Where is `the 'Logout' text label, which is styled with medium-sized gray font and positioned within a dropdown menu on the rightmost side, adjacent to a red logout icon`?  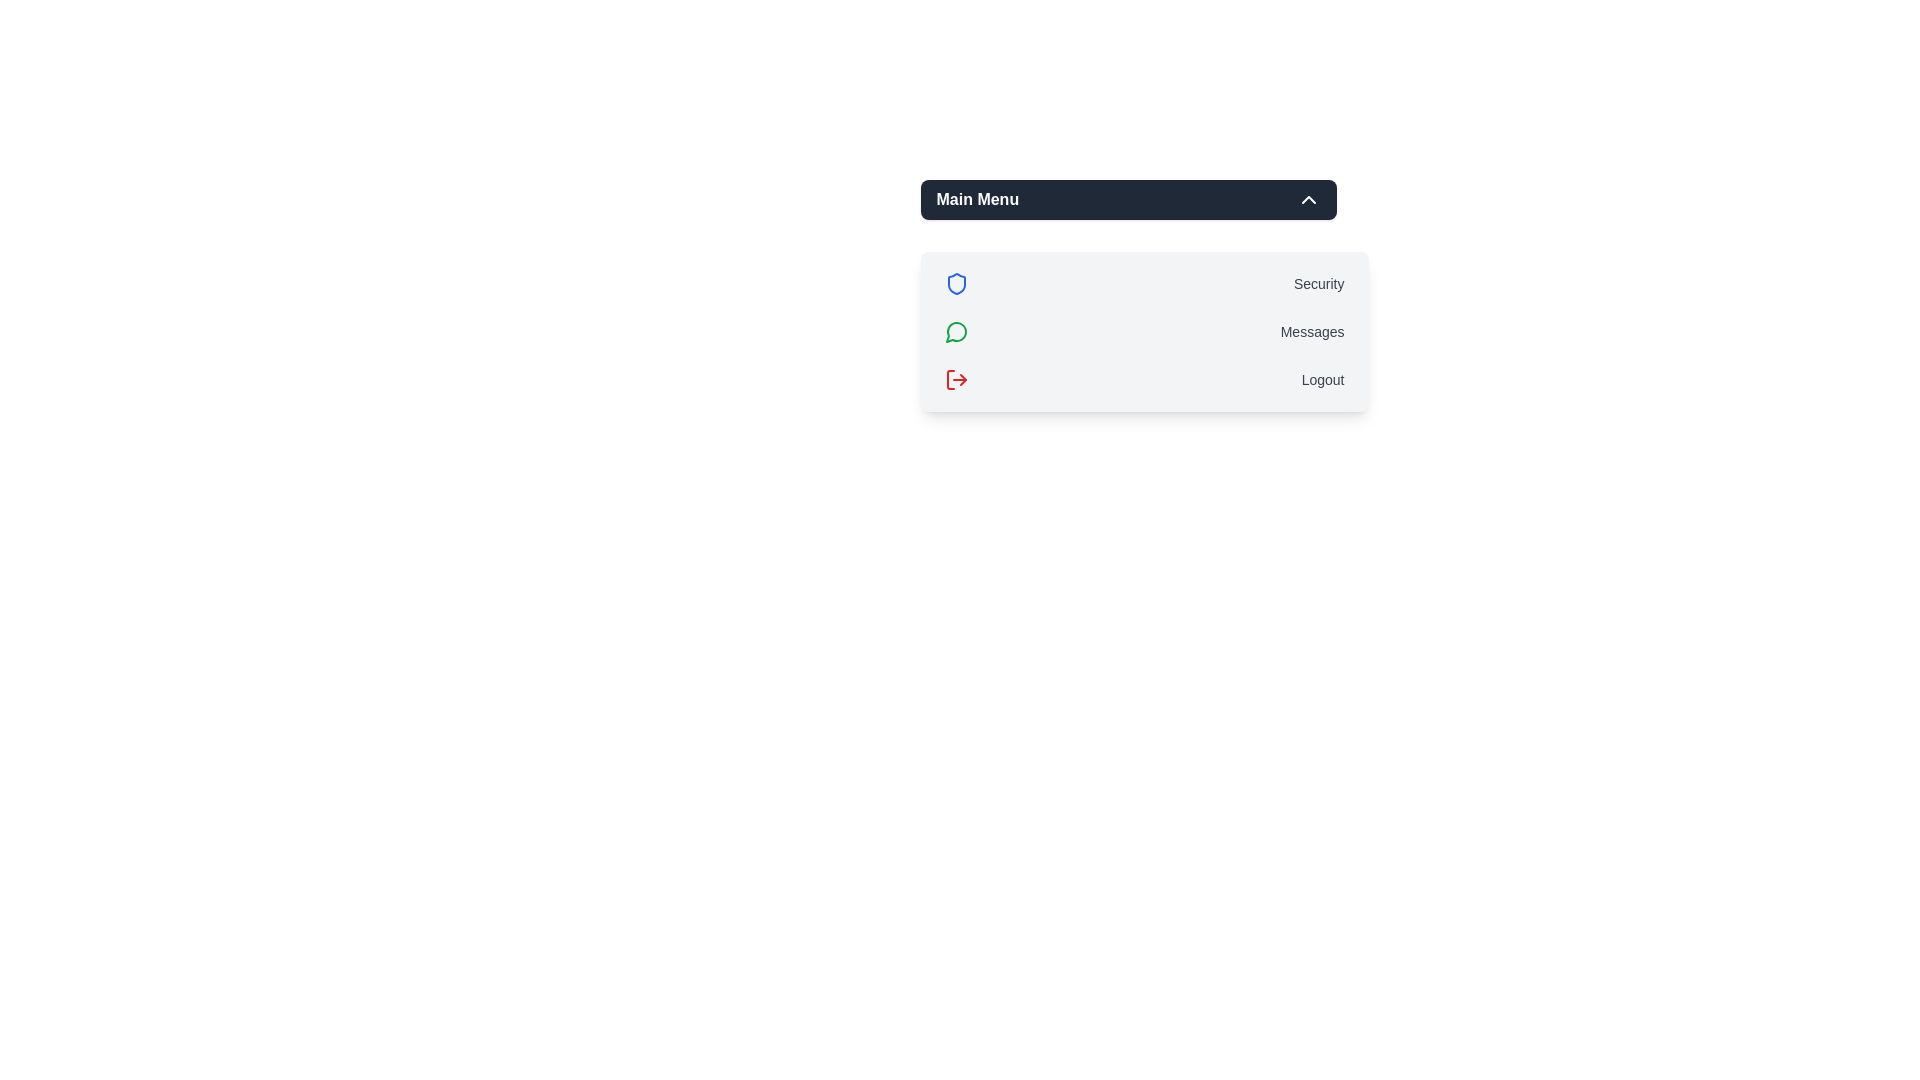
the 'Logout' text label, which is styled with medium-sized gray font and positioned within a dropdown menu on the rightmost side, adjacent to a red logout icon is located at coordinates (1323, 380).